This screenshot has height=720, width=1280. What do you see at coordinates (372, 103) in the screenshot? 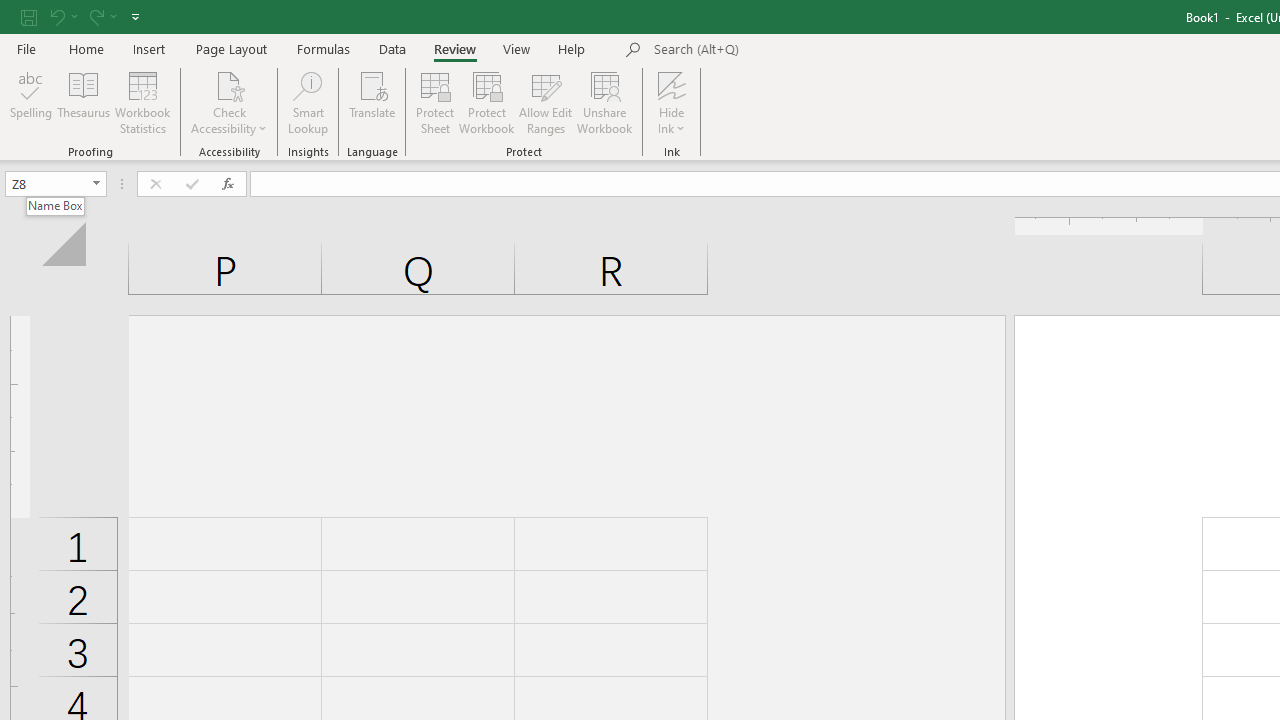
I see `'Translate'` at bounding box center [372, 103].